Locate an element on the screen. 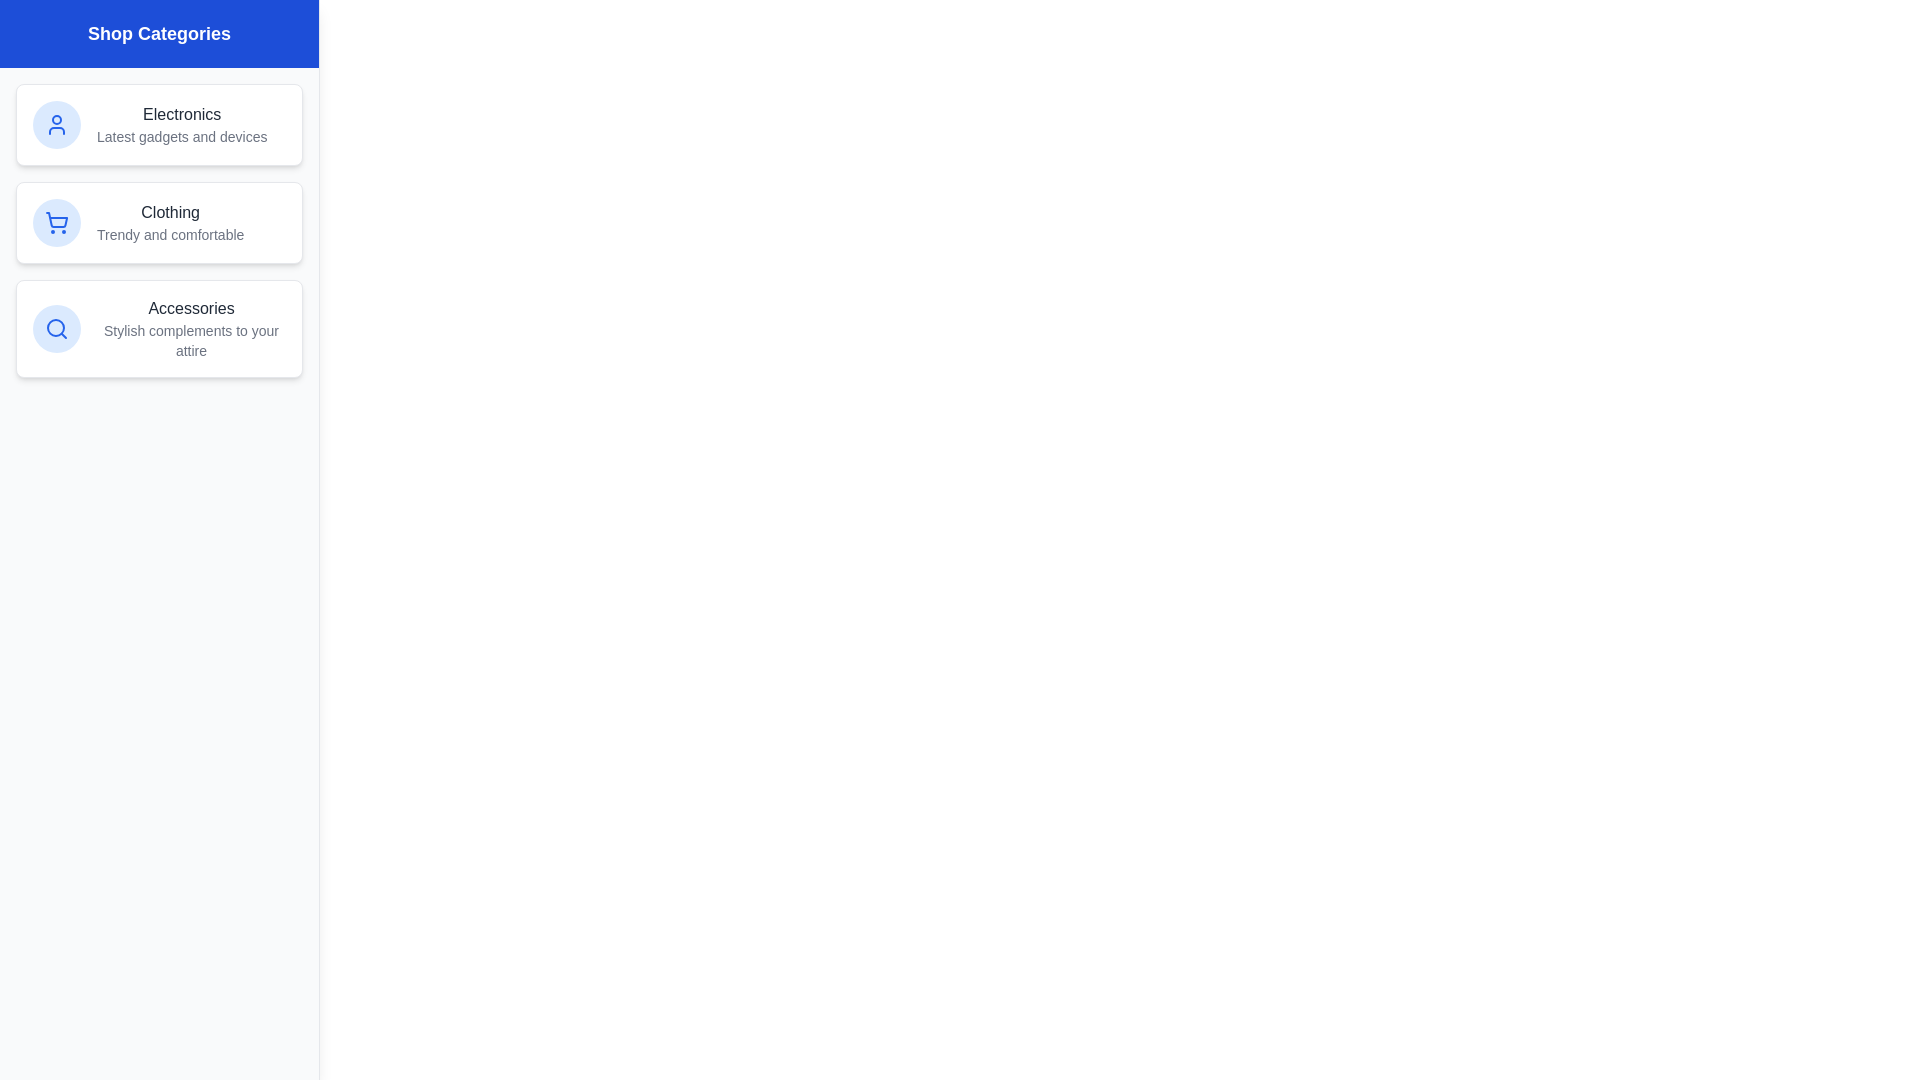  the item Electronics in the list to highlight it is located at coordinates (158, 124).